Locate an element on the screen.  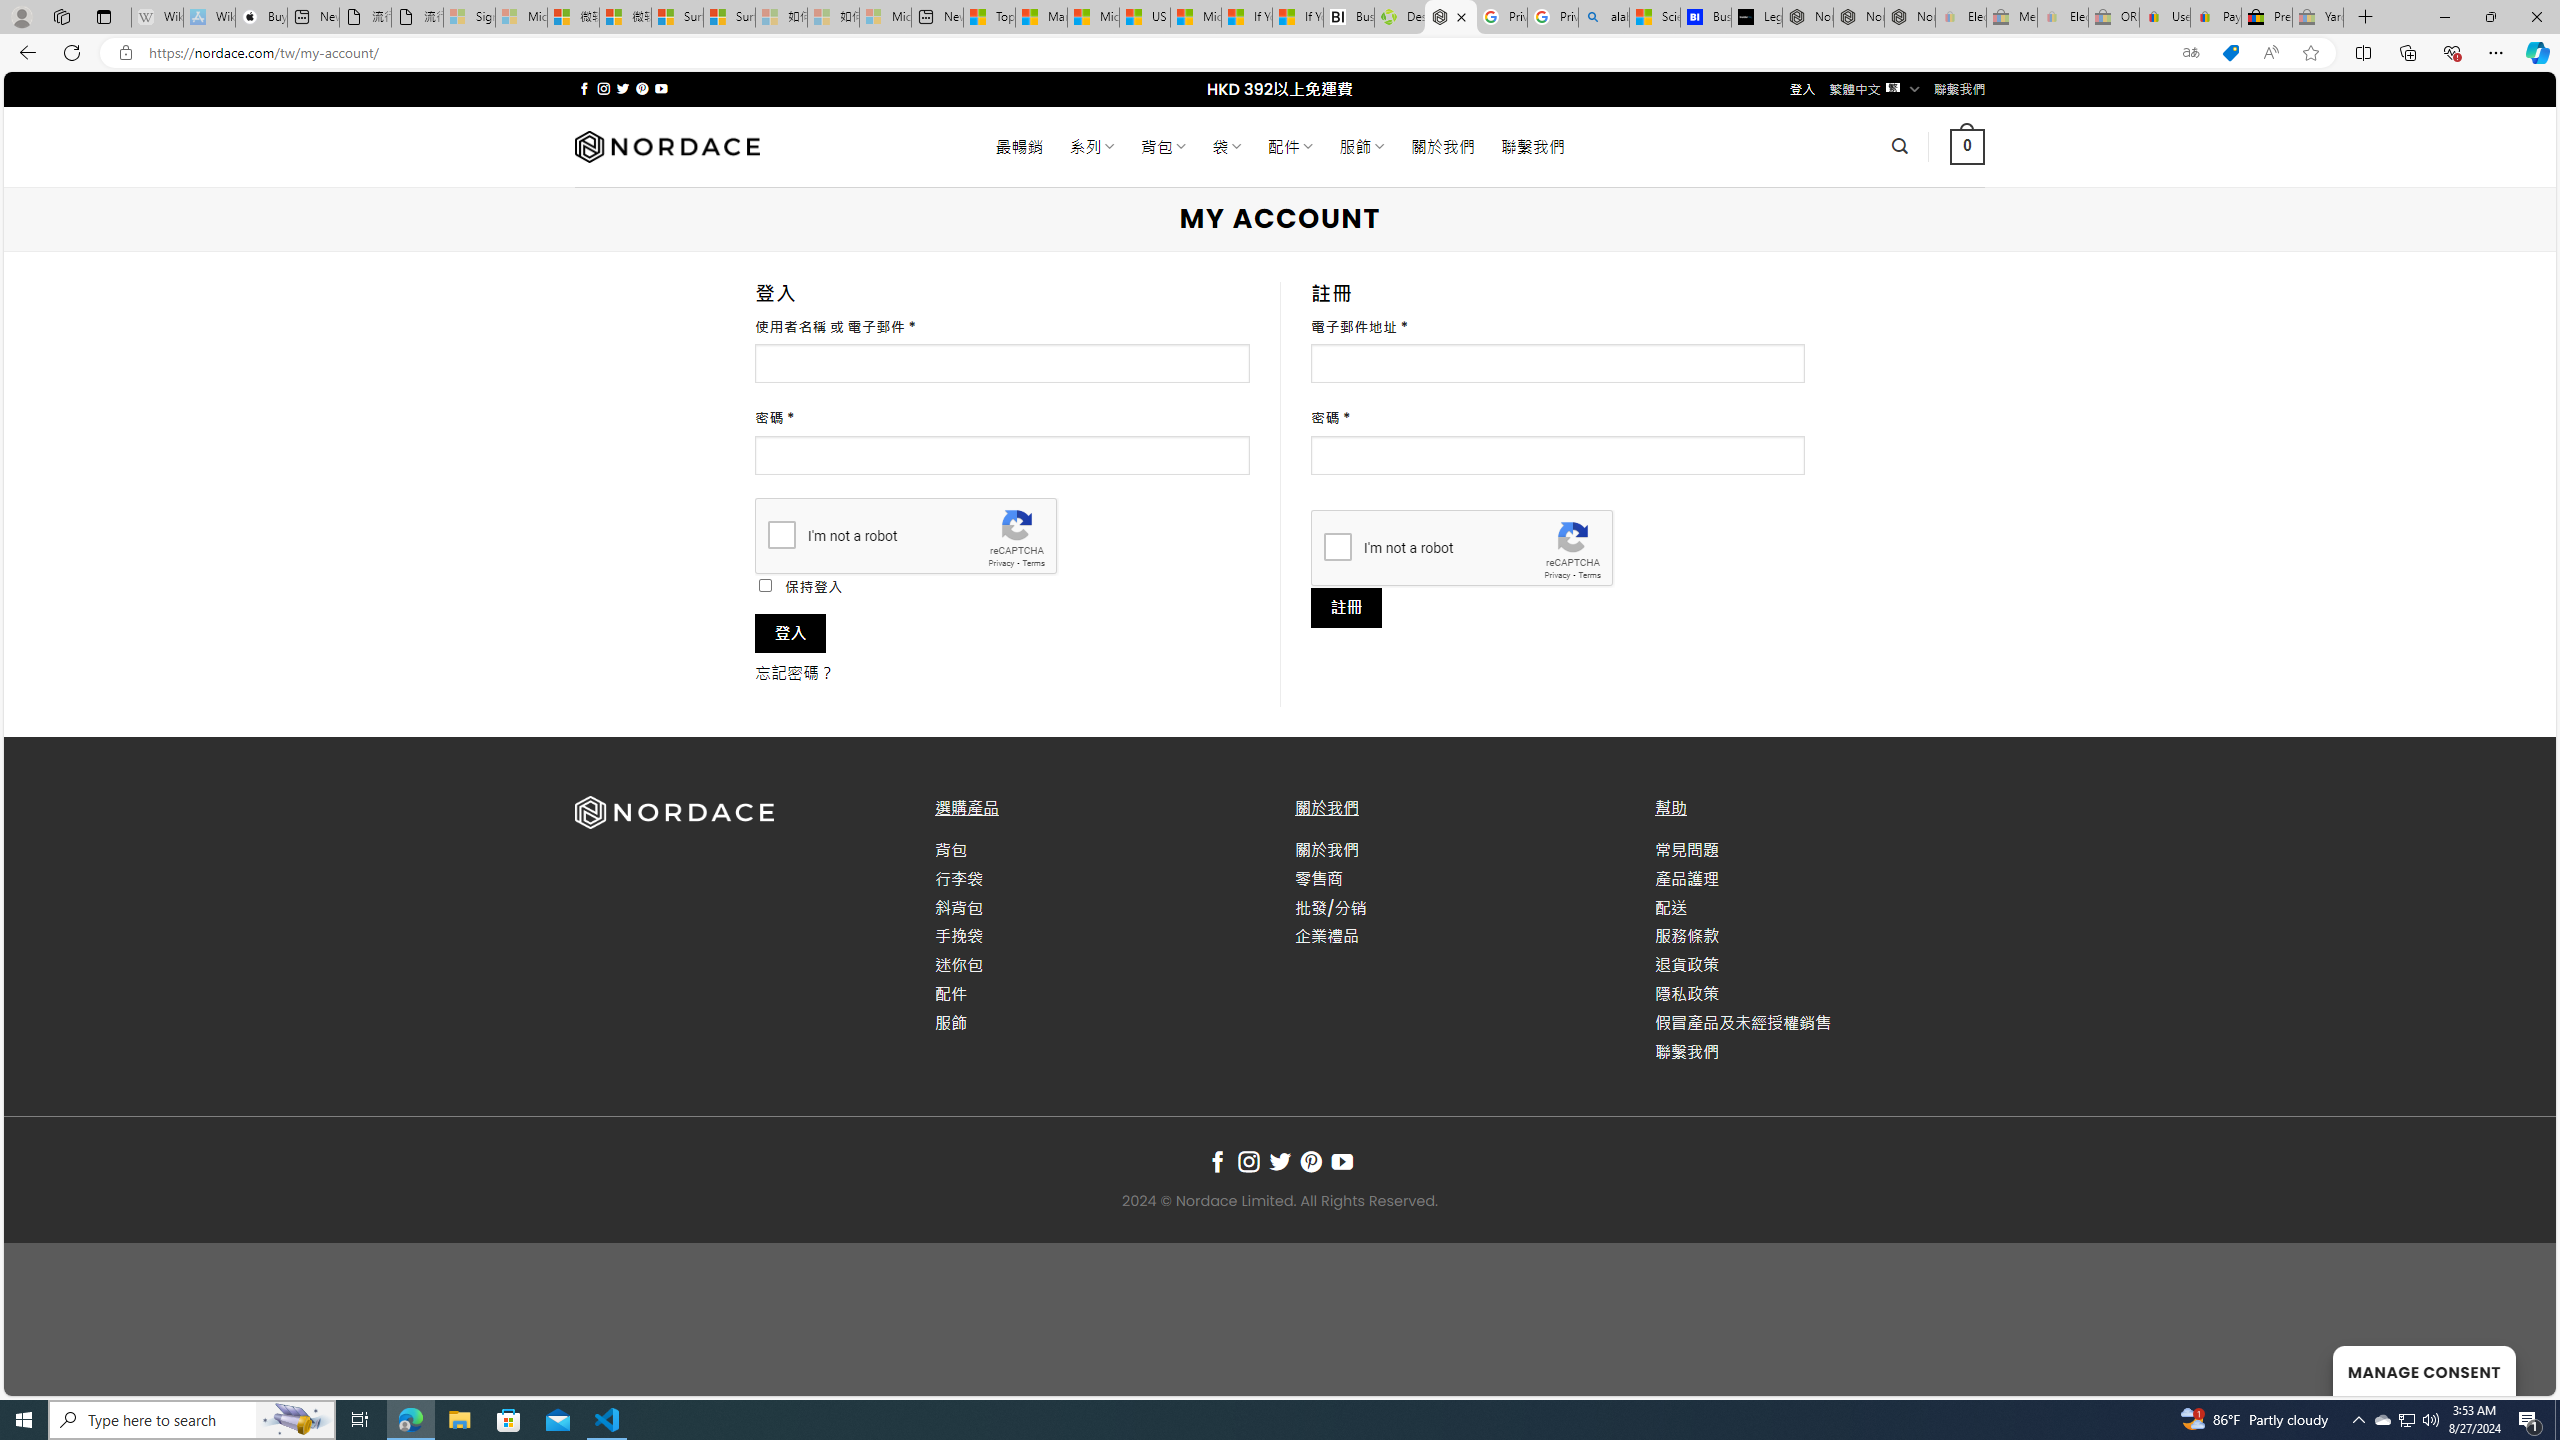
'Follow on Facebook' is located at coordinates (1216, 1161).